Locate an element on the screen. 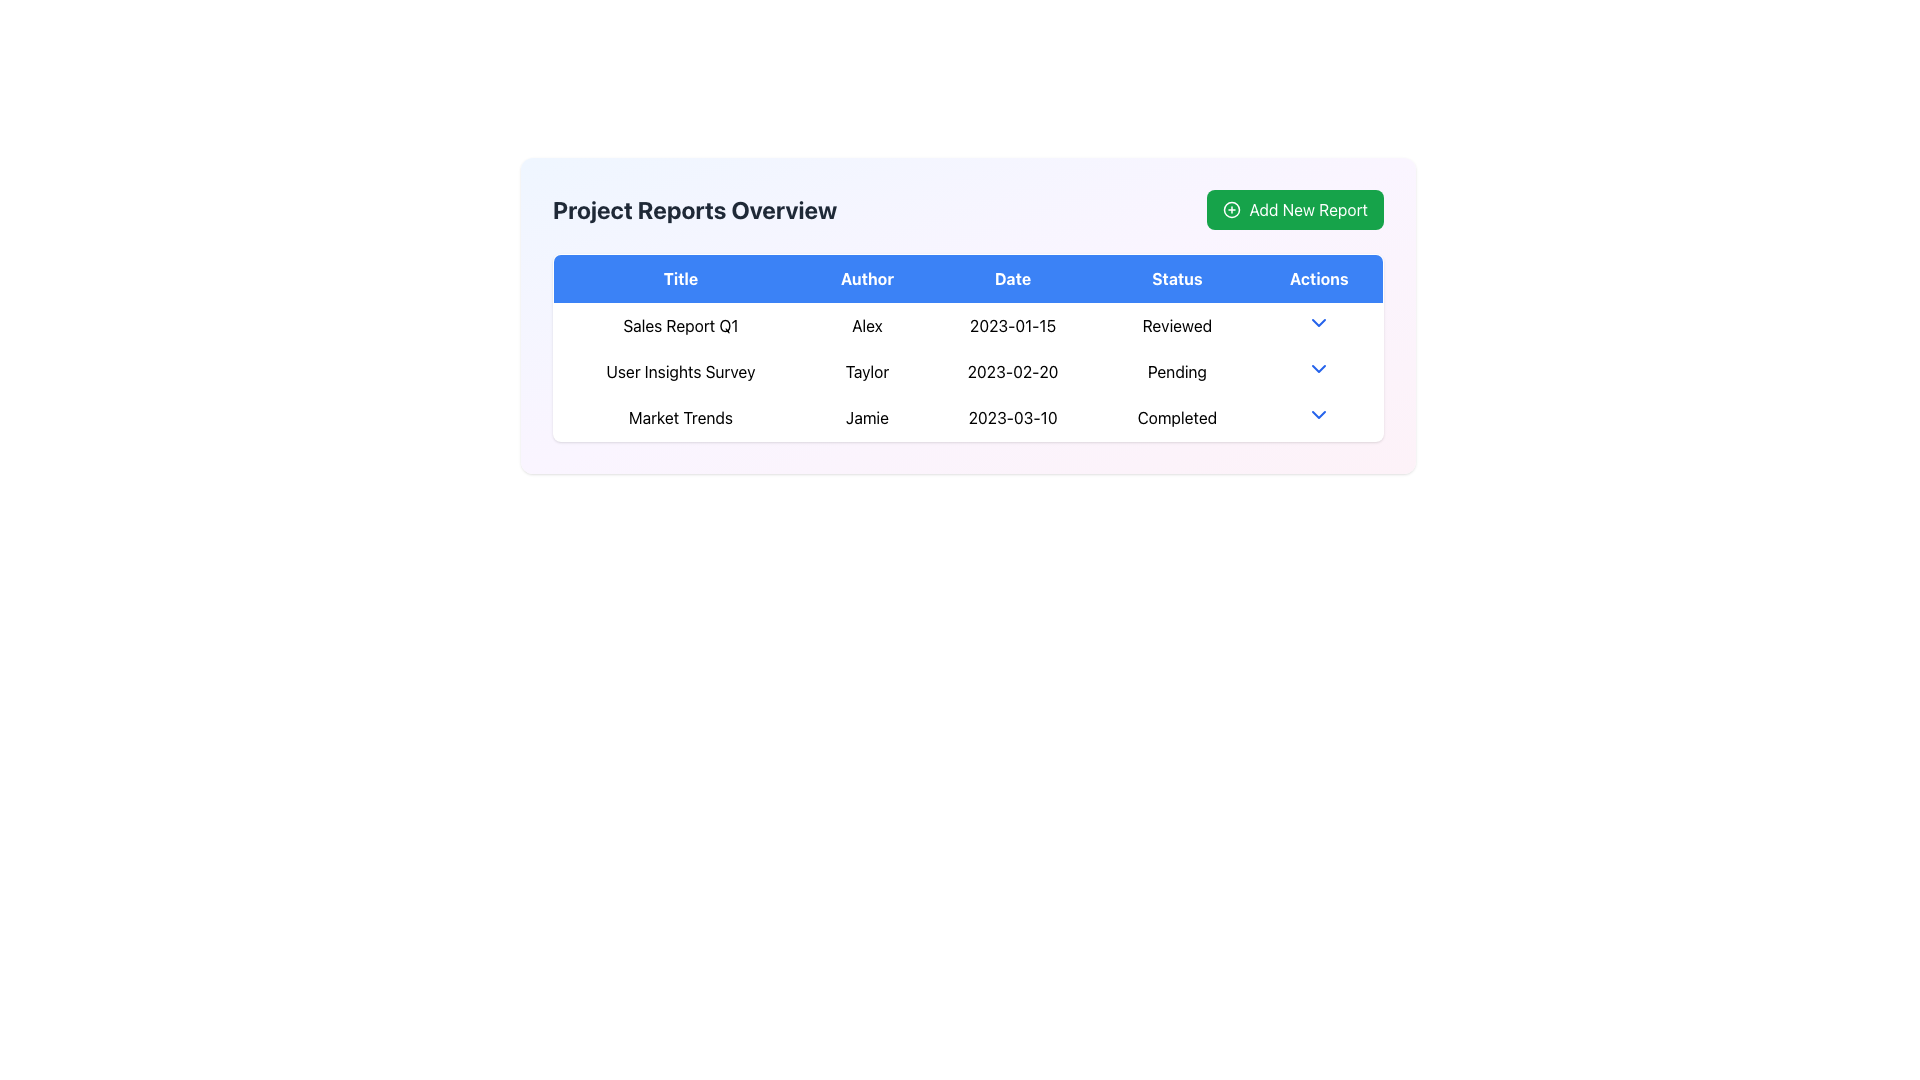 The image size is (1920, 1080). the 'Actions' table header, which is the fifth column in the header row of the table, displaying white text on a blue background is located at coordinates (1319, 278).